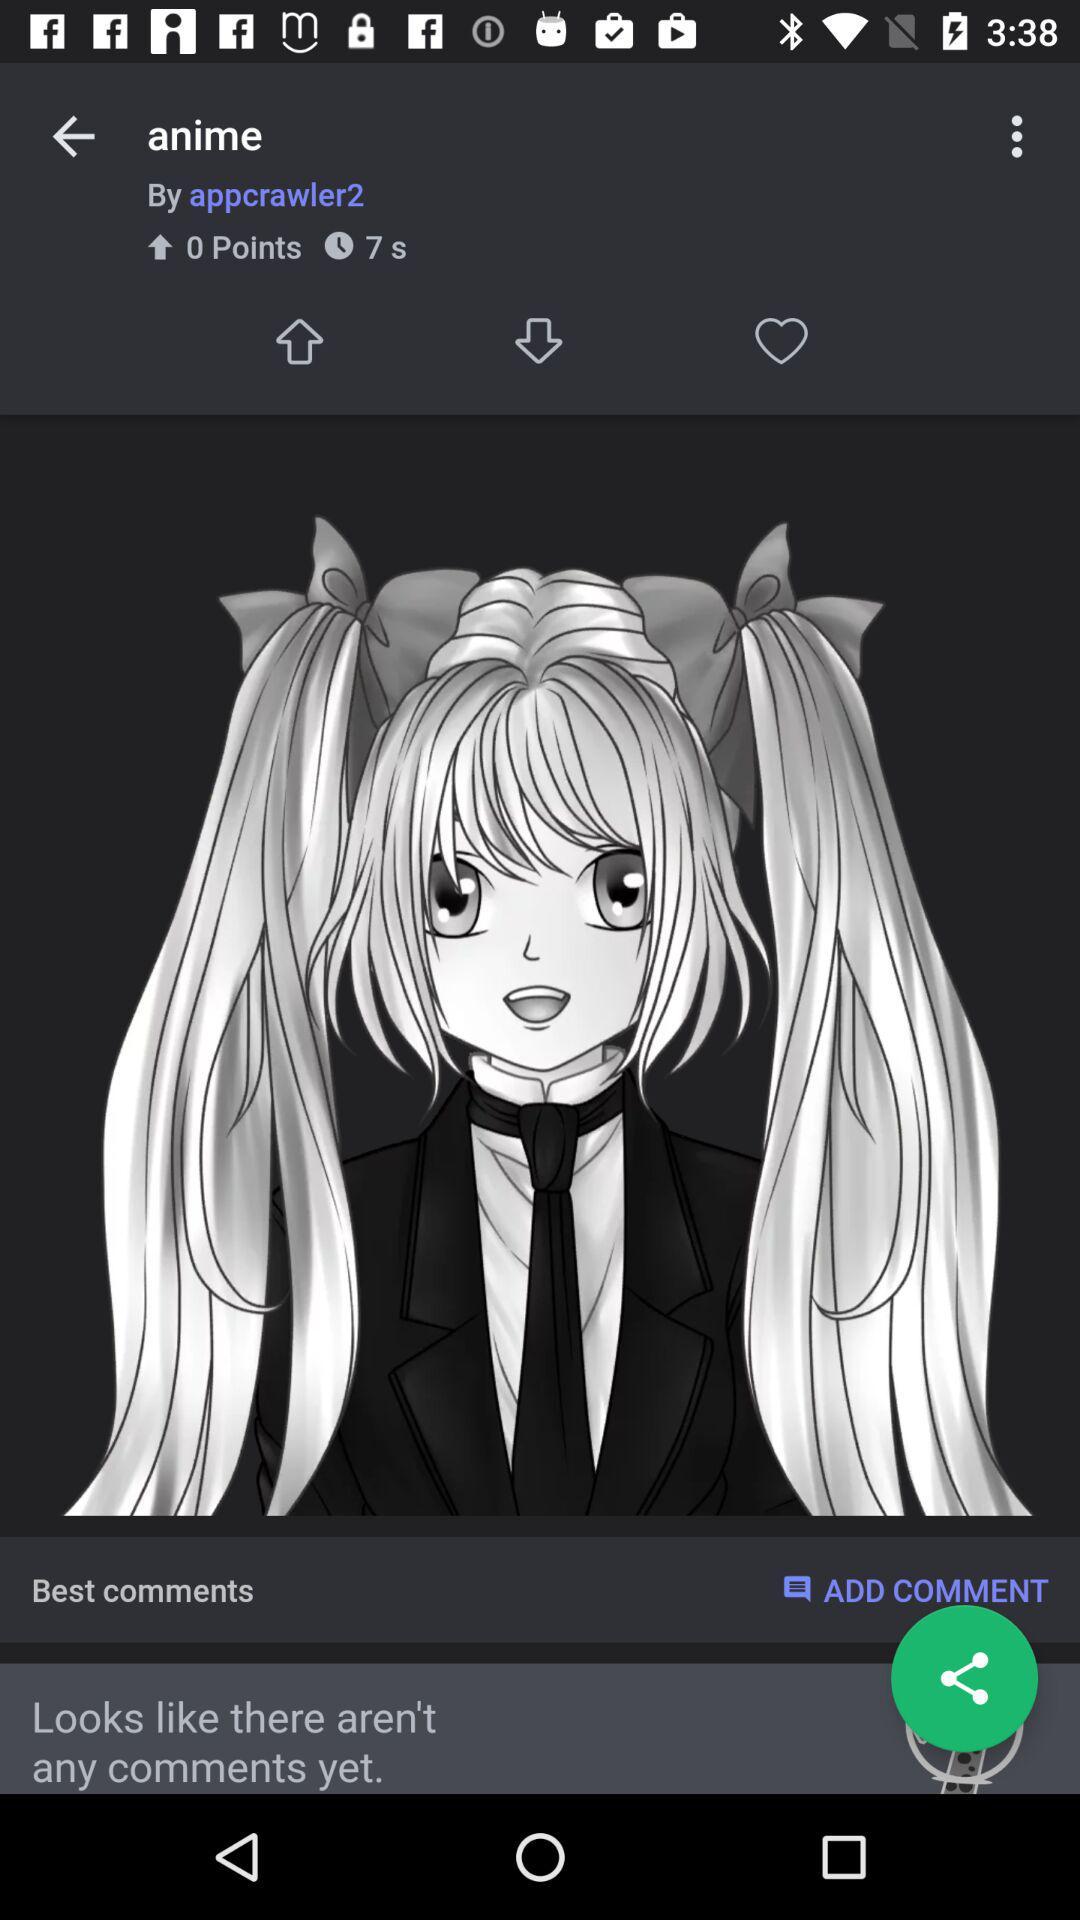 Image resolution: width=1080 pixels, height=1920 pixels. Describe the element at coordinates (963, 1678) in the screenshot. I see `go back` at that location.